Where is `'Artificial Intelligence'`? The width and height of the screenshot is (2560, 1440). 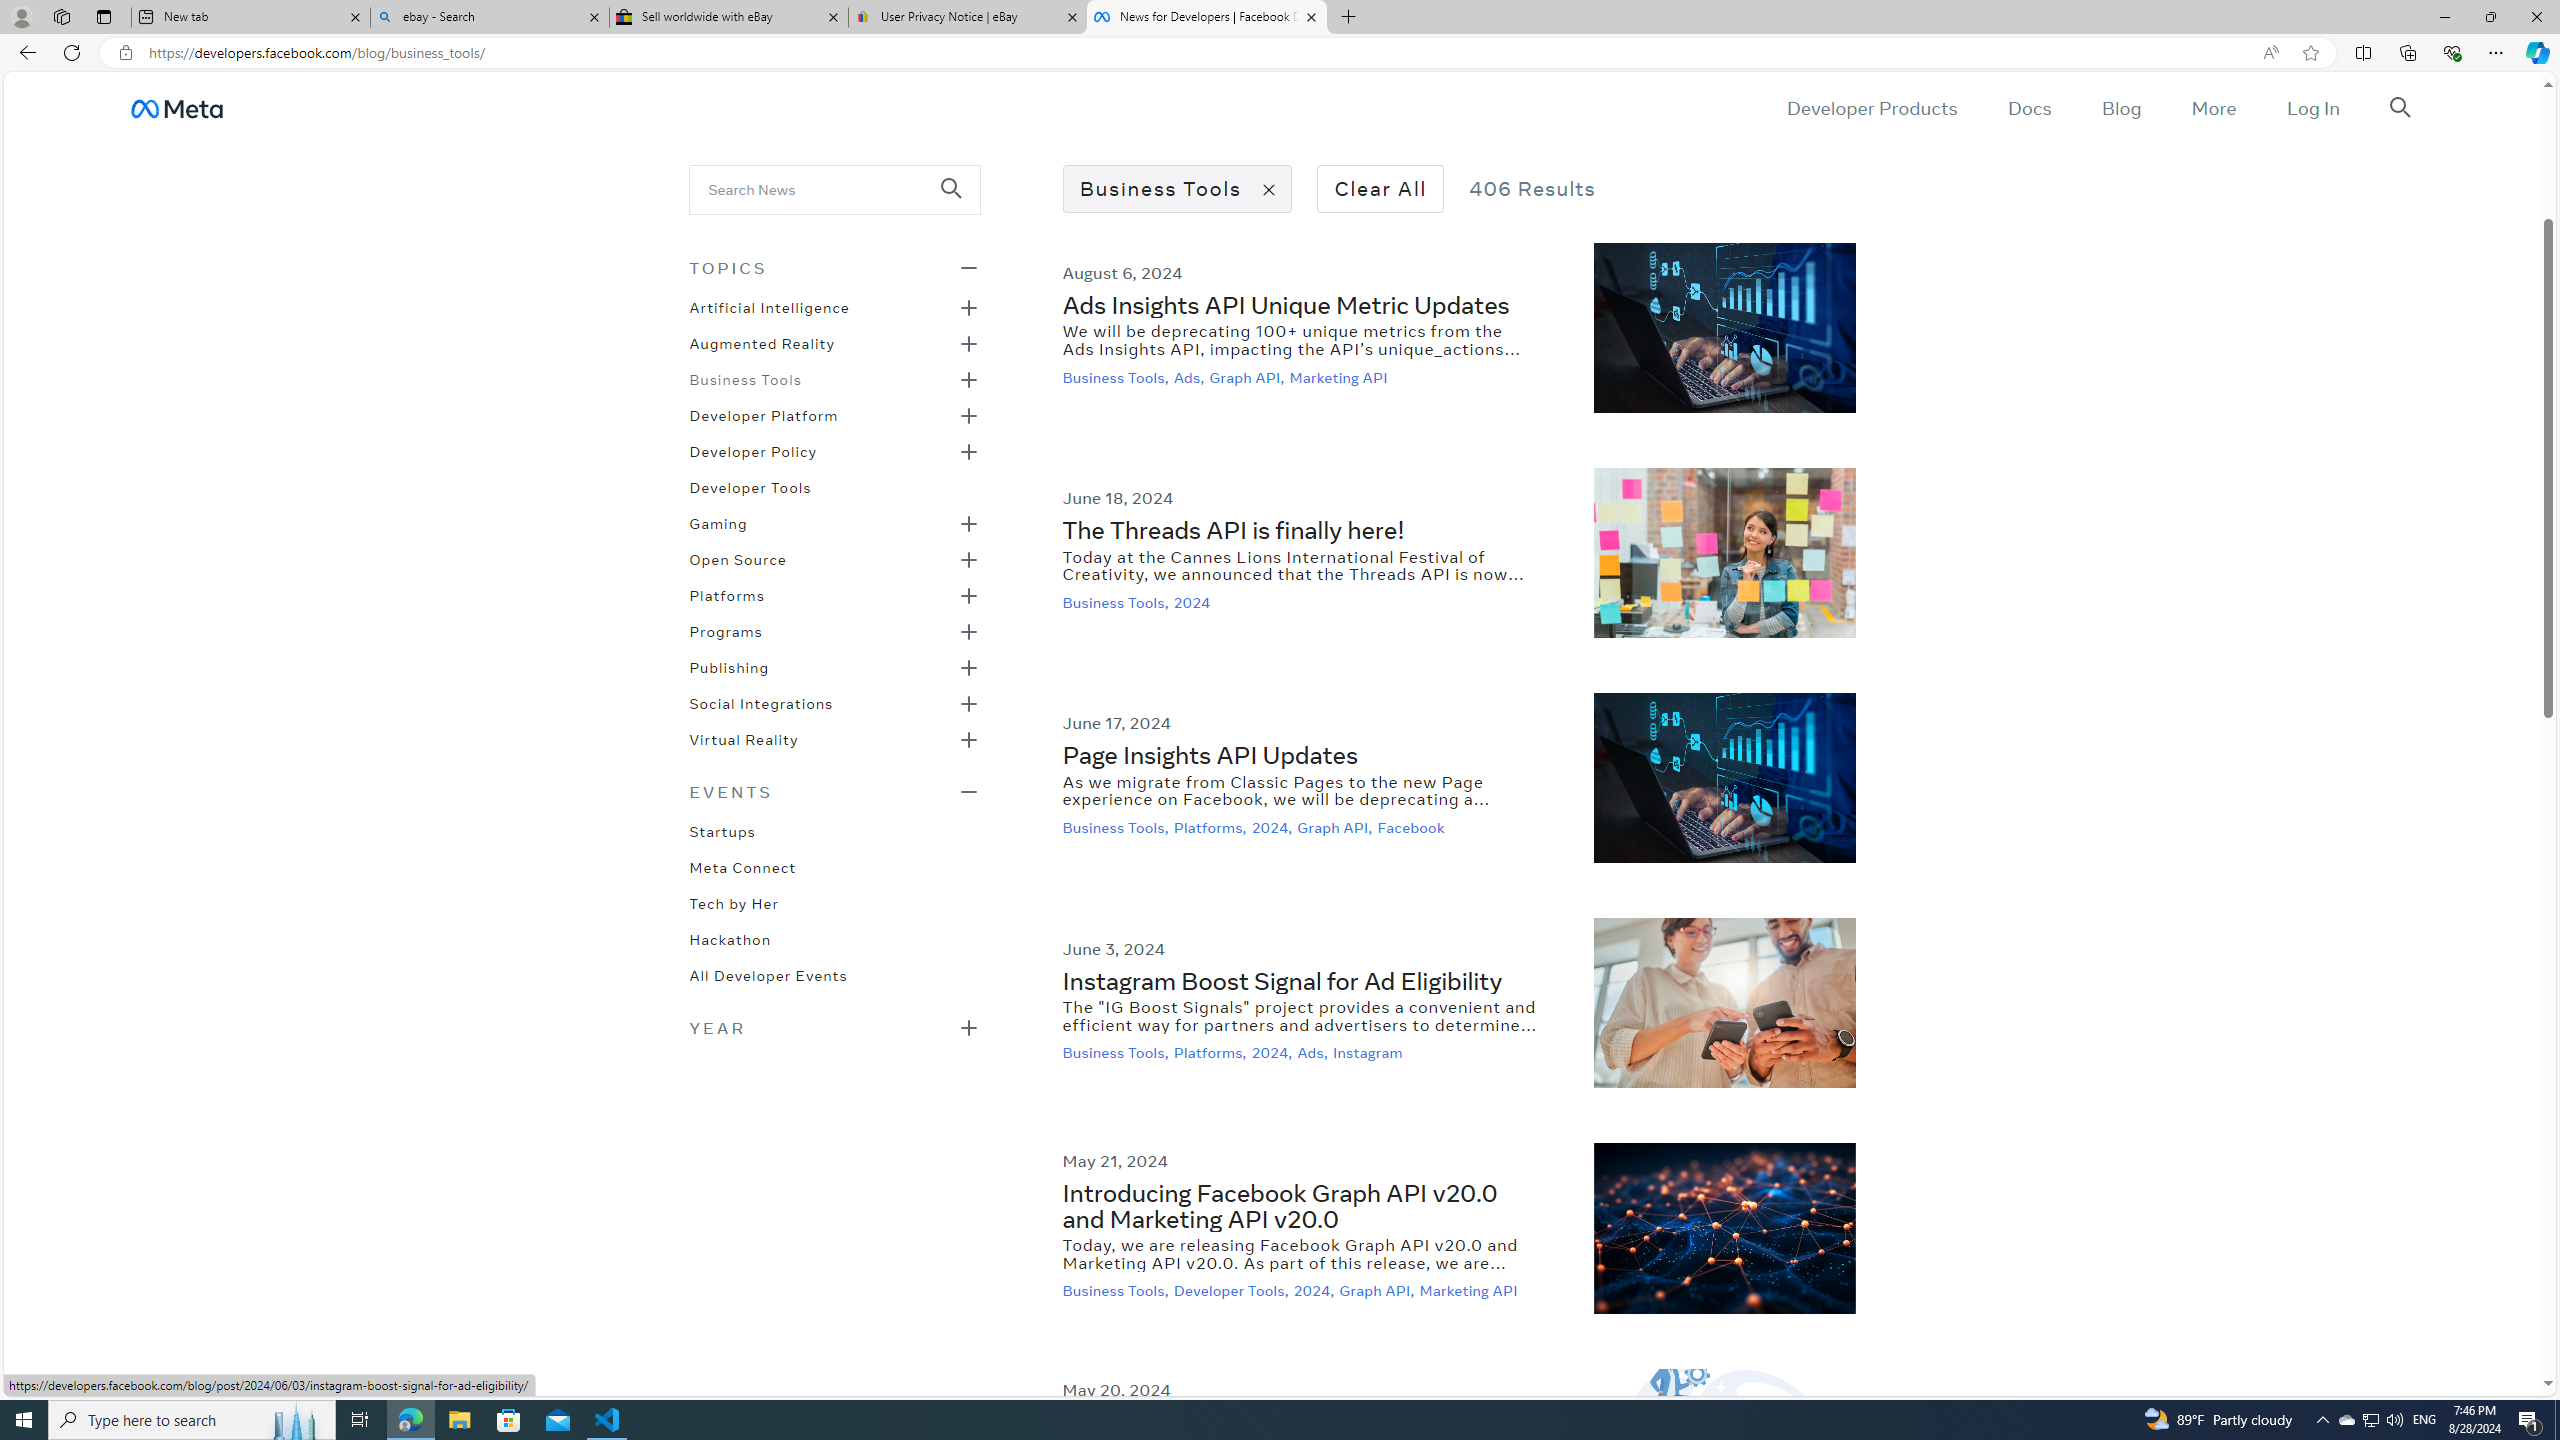 'Artificial Intelligence' is located at coordinates (769, 306).